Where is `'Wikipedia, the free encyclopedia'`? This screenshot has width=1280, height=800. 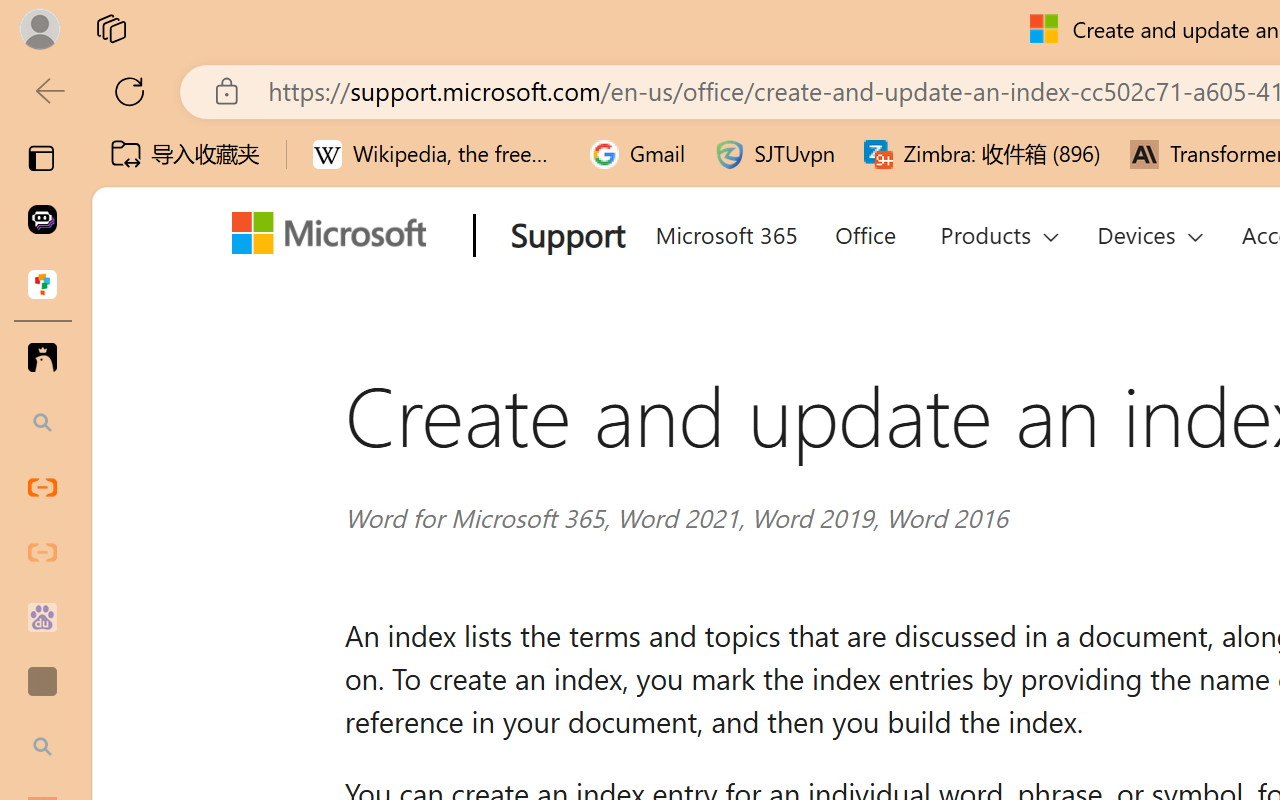
'Wikipedia, the free encyclopedia' is located at coordinates (436, 154).